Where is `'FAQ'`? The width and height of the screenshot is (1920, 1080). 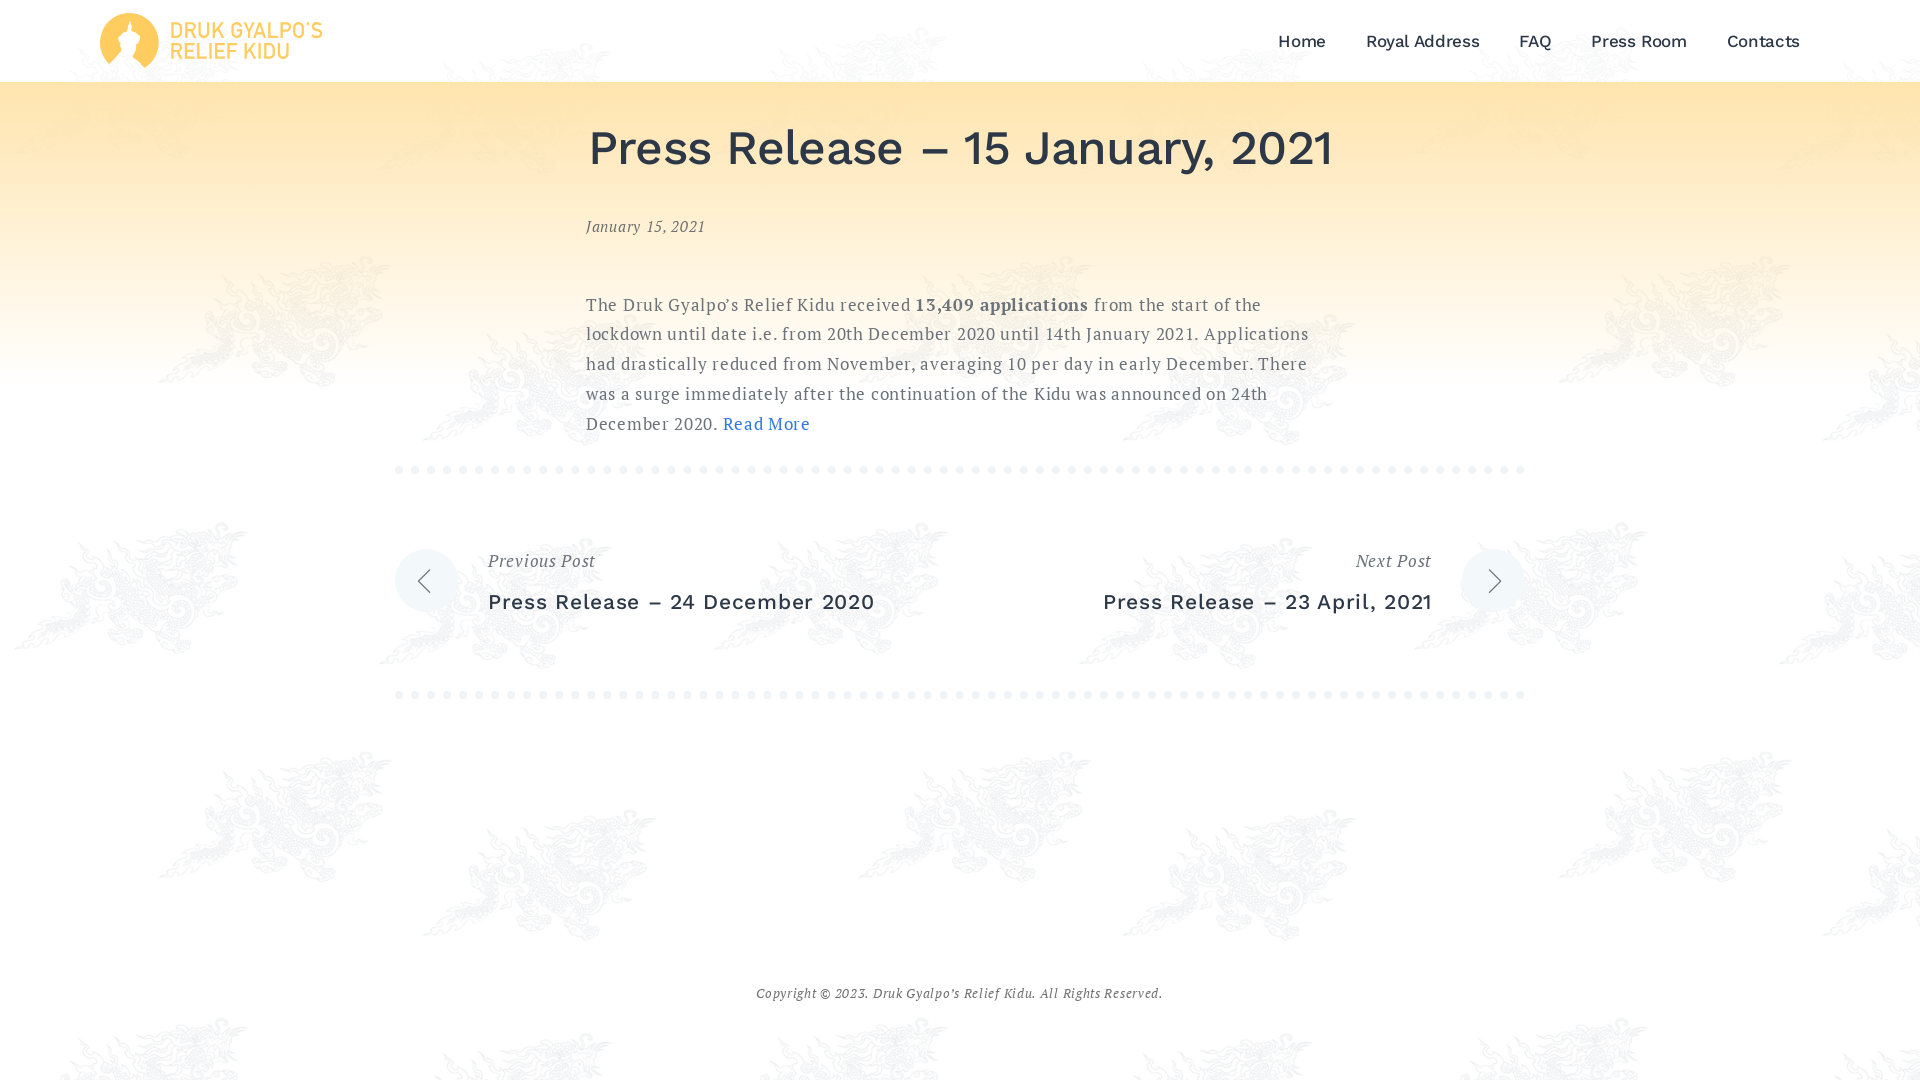 'FAQ' is located at coordinates (1534, 41).